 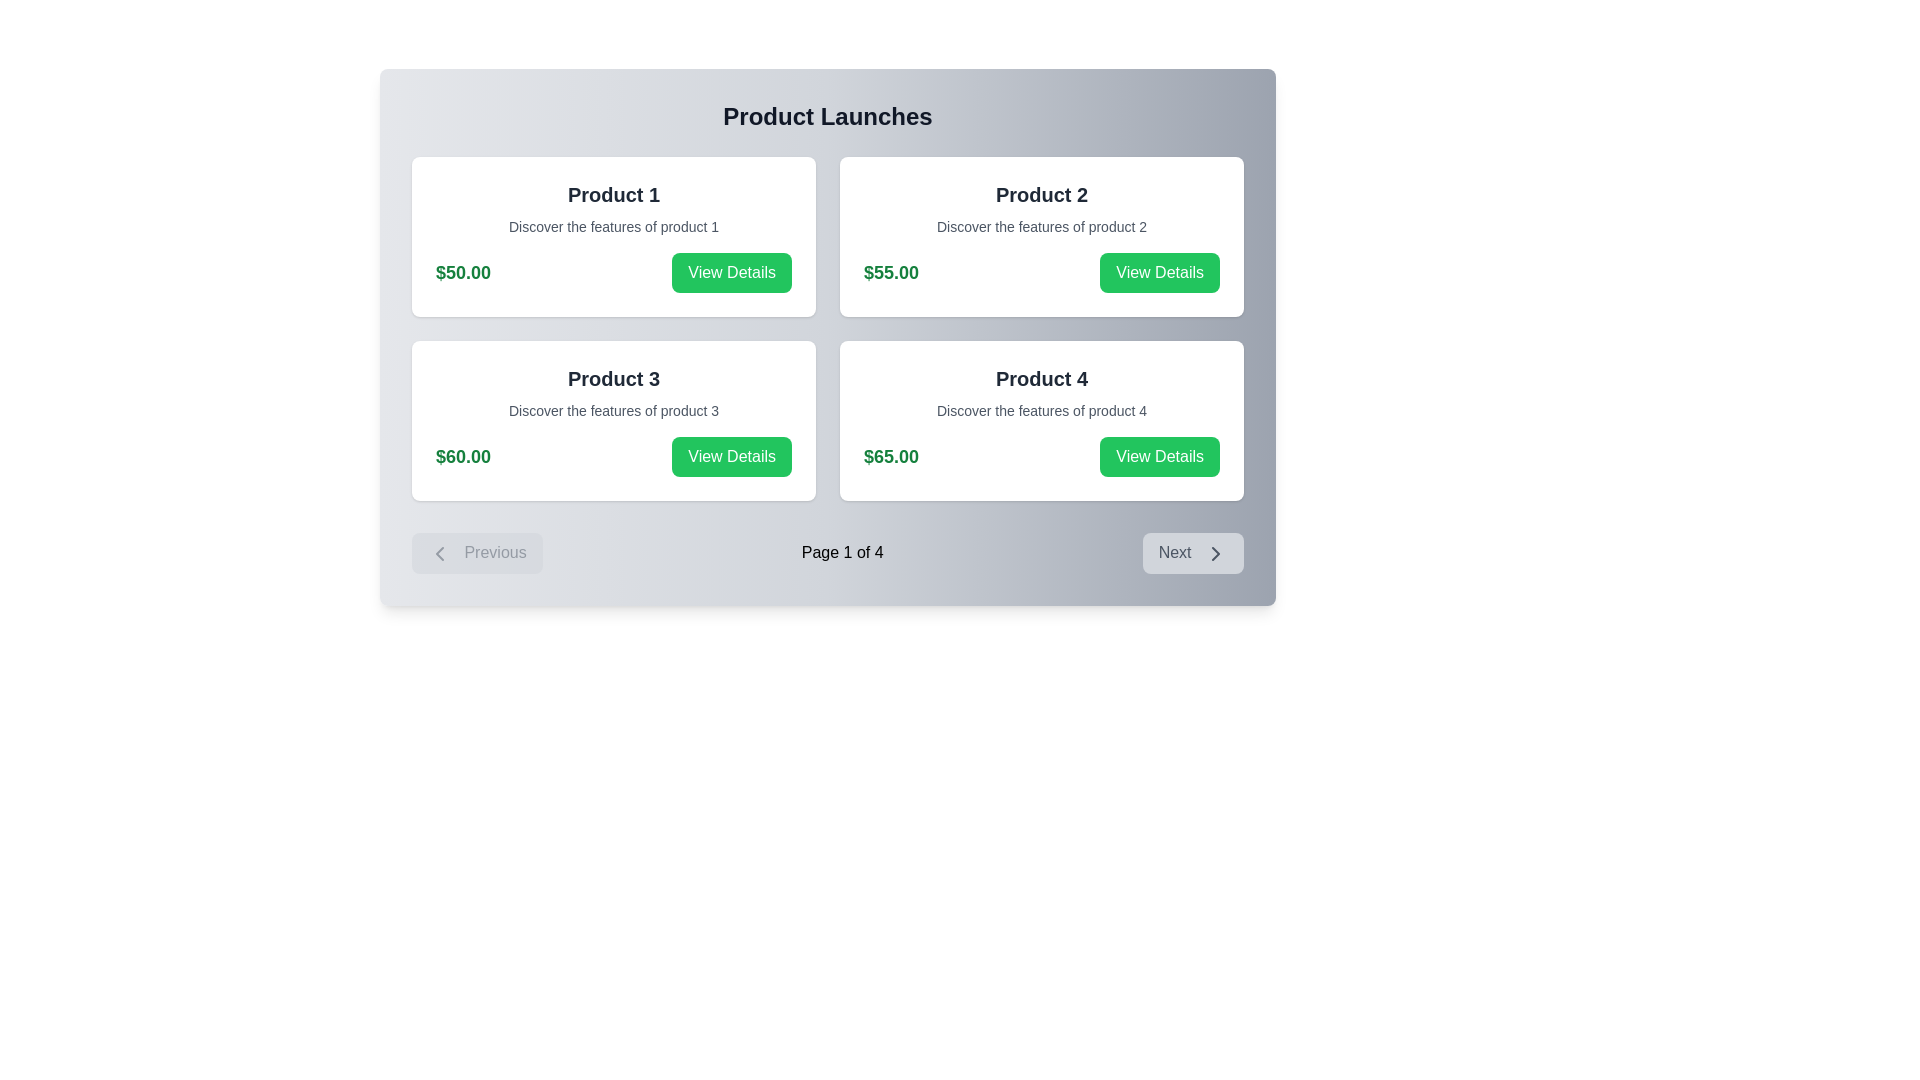 What do you see at coordinates (890, 273) in the screenshot?
I see `the static text label indicating the price located in the second product card, positioned in the top-right quadrant of the interface, above the 'View Details' button` at bounding box center [890, 273].